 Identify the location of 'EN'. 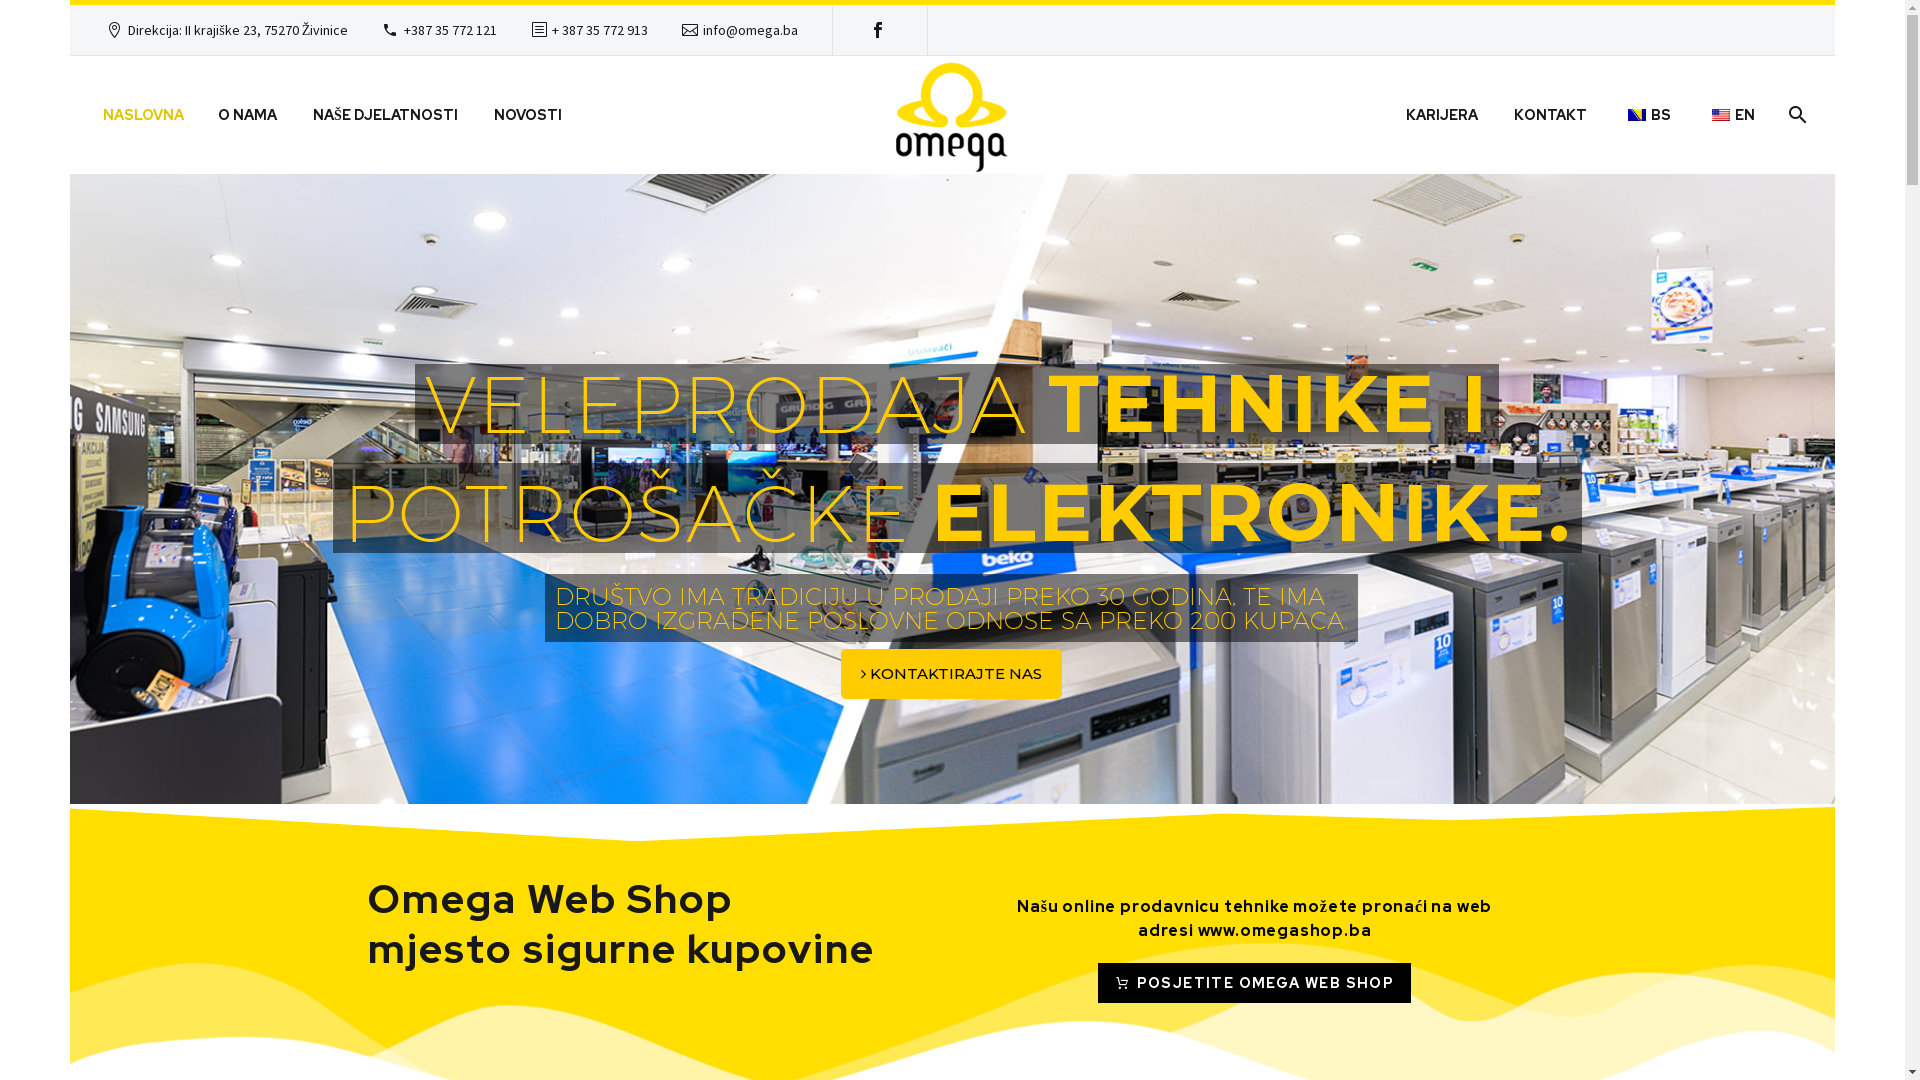
(1730, 115).